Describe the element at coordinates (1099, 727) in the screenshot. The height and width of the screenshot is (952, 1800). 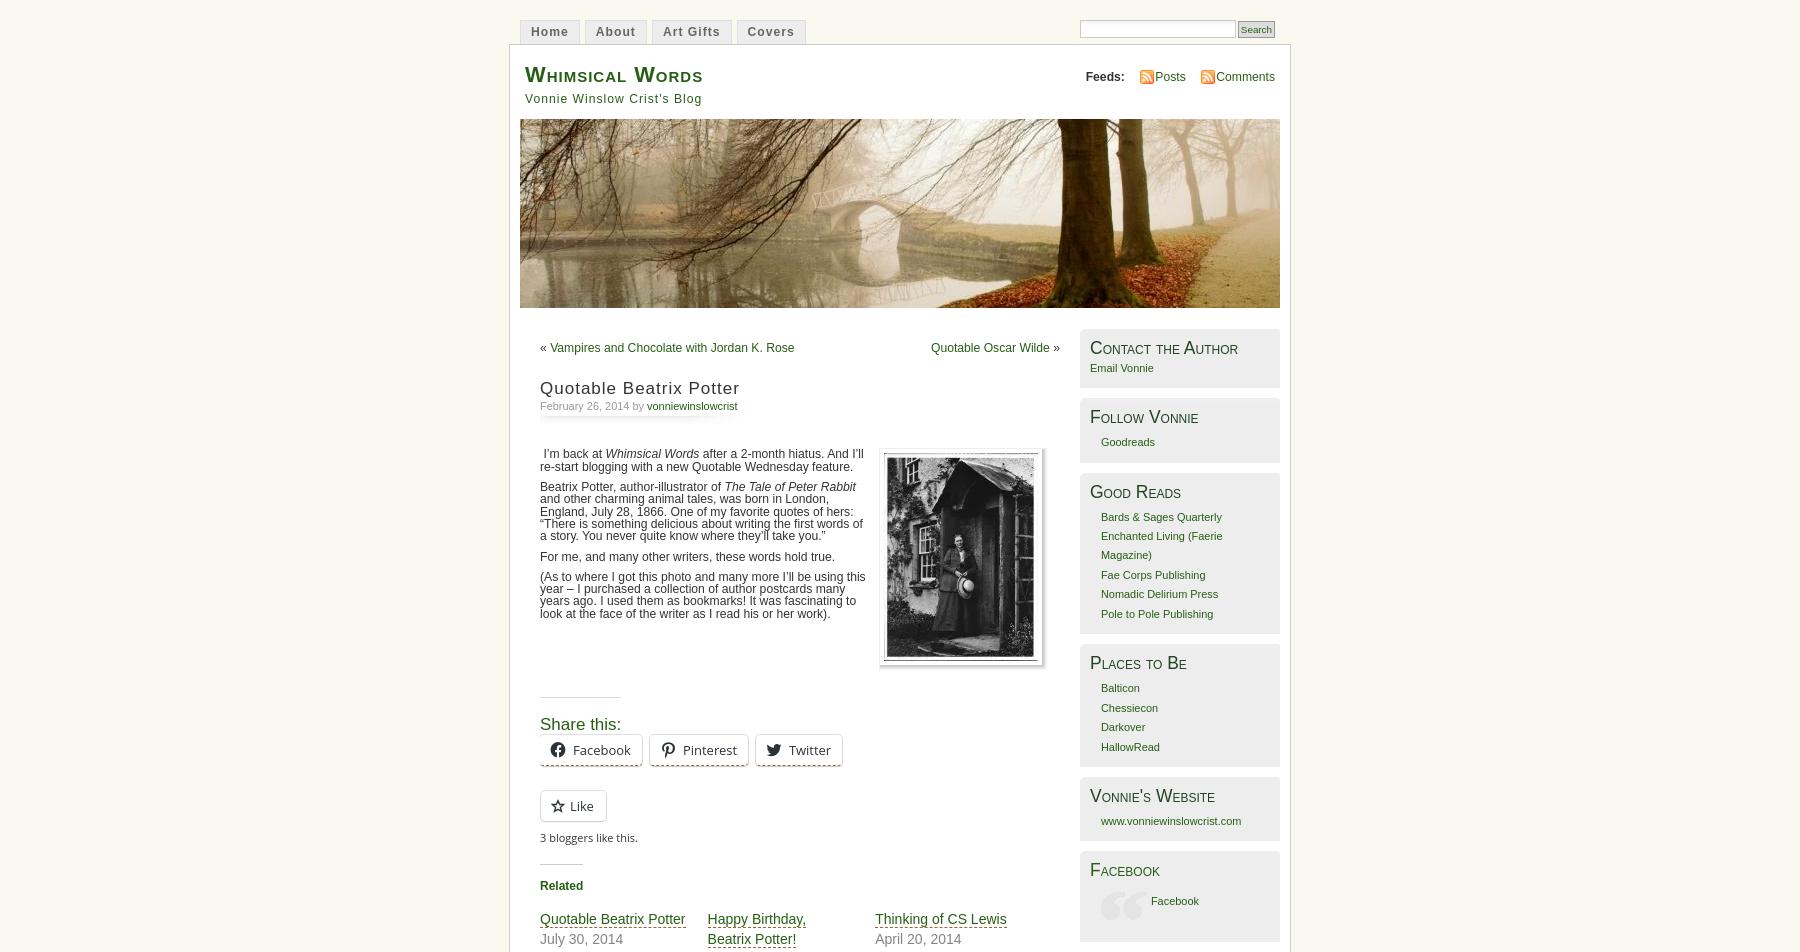
I see `'Darkover'` at that location.